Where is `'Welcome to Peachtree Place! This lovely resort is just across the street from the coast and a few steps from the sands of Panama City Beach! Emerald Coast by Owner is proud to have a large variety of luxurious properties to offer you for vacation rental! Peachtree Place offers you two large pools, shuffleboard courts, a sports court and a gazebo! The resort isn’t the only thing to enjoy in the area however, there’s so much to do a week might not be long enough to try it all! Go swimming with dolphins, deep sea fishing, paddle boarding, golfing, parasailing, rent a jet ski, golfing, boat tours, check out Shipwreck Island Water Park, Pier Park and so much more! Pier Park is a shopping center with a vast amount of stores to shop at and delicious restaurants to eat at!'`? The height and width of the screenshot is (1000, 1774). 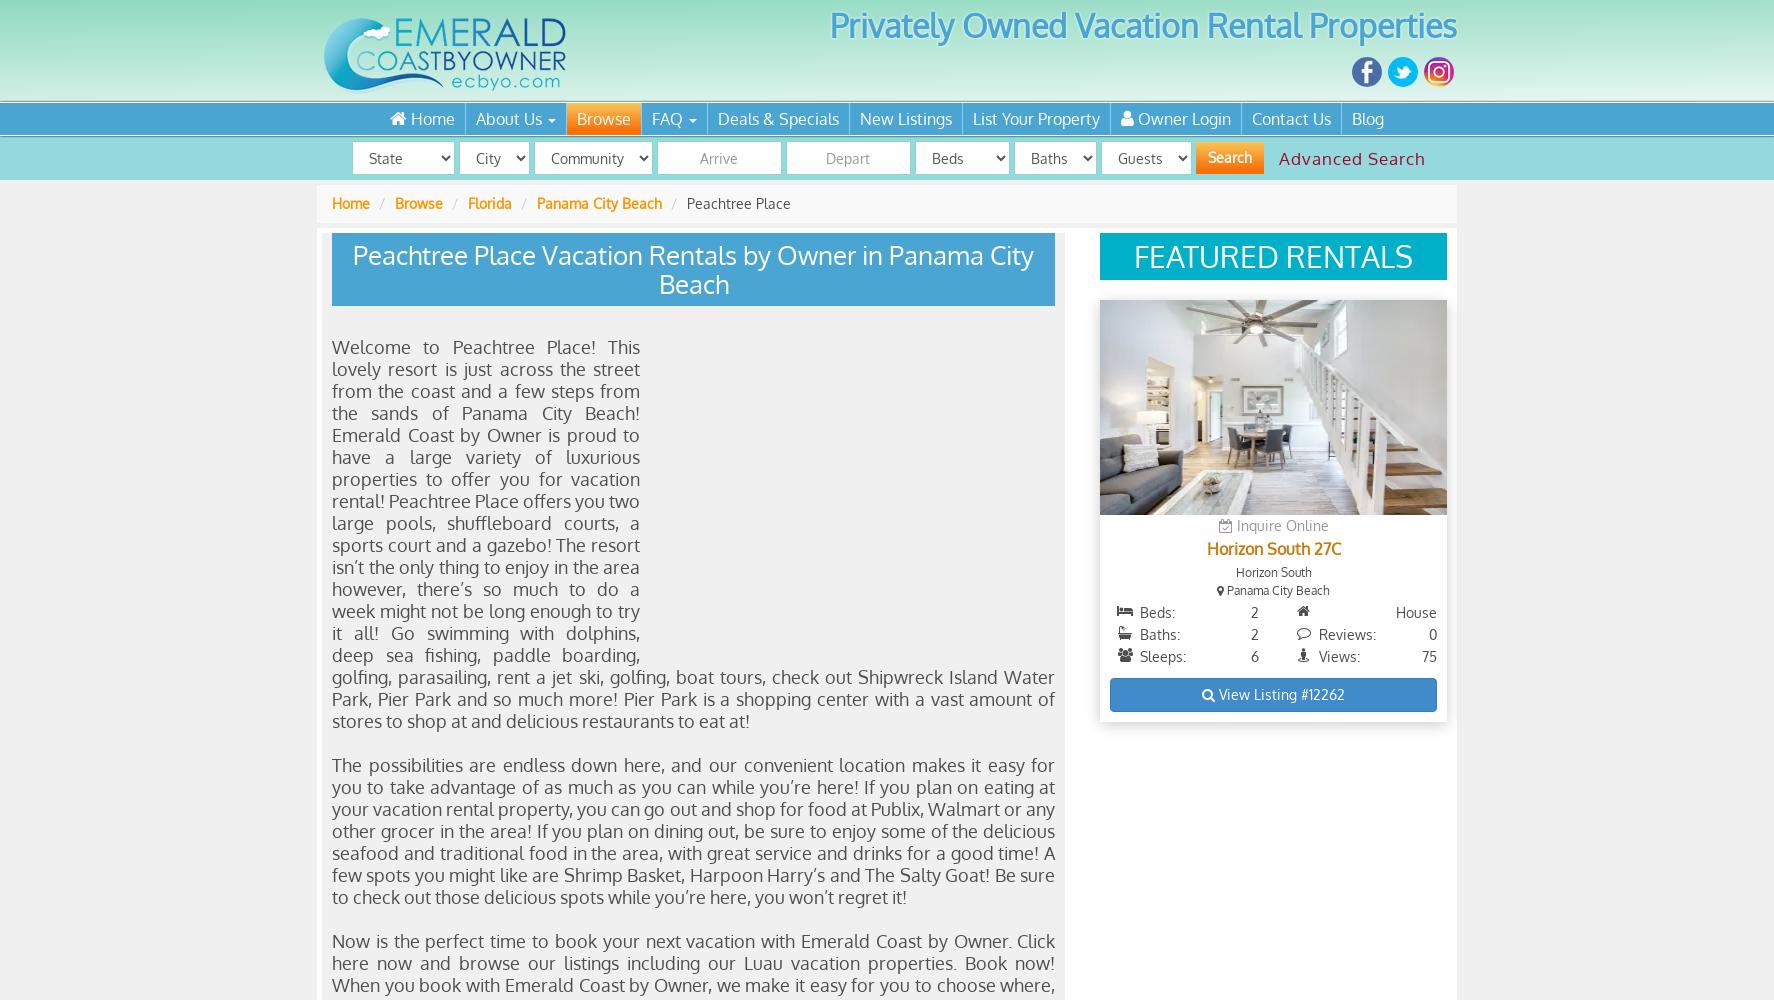 'Welcome to Peachtree Place! This lovely resort is just across the street from the coast and a few steps from the sands of Panama City Beach! Emerald Coast by Owner is proud to have a large variety of luxurious properties to offer you for vacation rental! Peachtree Place offers you two large pools, shuffleboard courts, a sports court and a gazebo! The resort isn’t the only thing to enjoy in the area however, there’s so much to do a week might not be long enough to try it all! Go swimming with dolphins, deep sea fishing, paddle boarding, golfing, parasailing, rent a jet ski, golfing, boat tours, check out Shipwreck Island Water Park, Pier Park and so much more! Pier Park is a shopping center with a vast amount of stores to shop at and delicious restaurants to eat at!' is located at coordinates (331, 534).